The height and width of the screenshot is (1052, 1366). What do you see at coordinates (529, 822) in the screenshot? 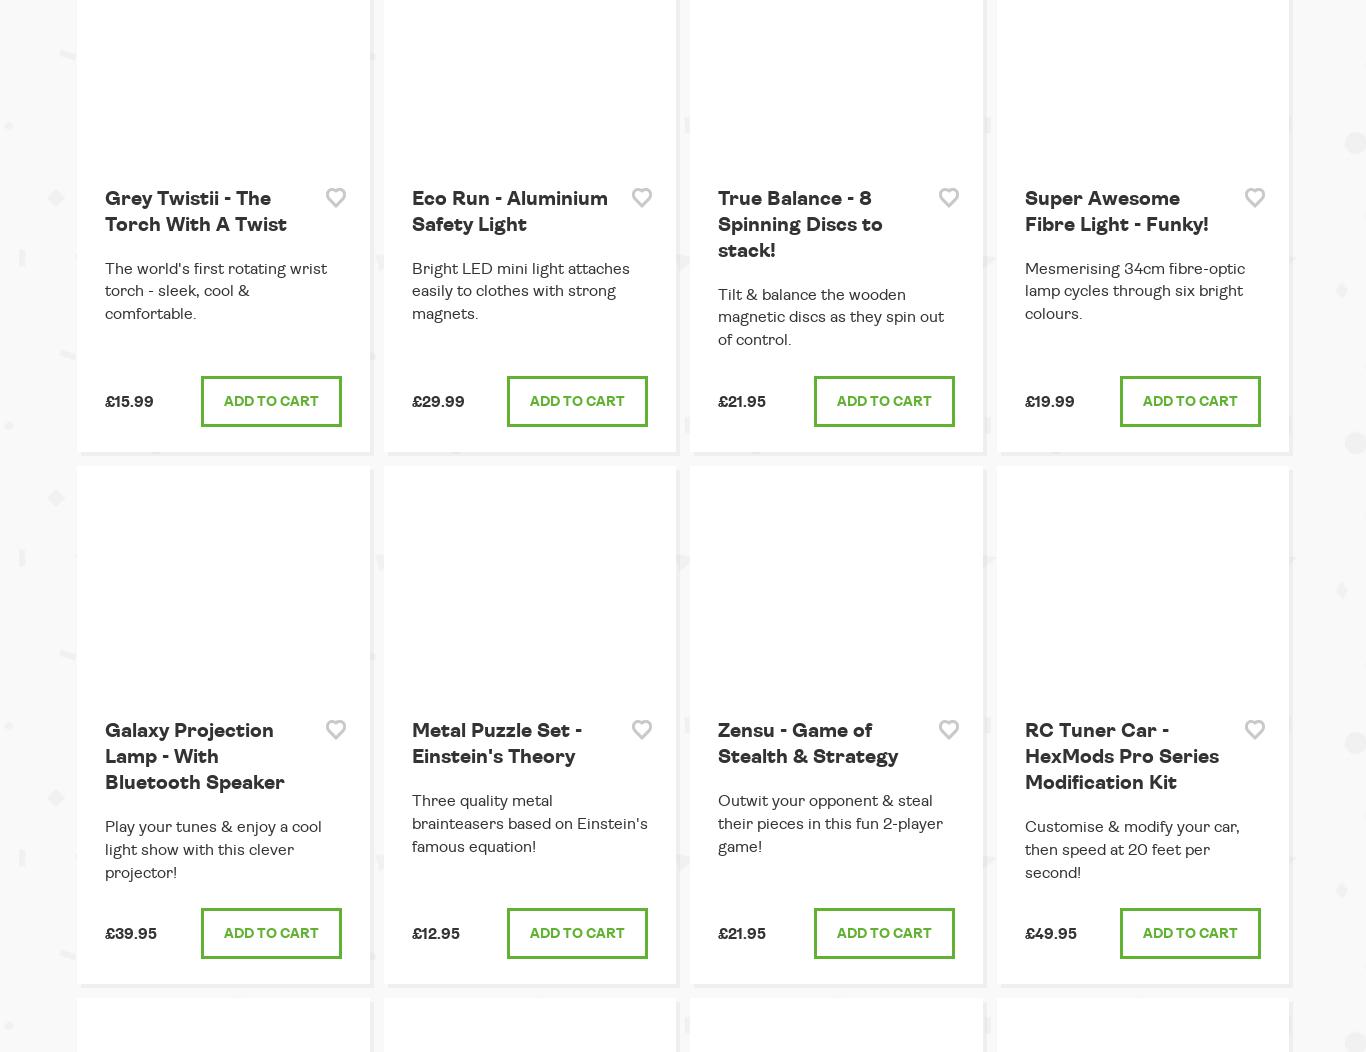
I see `'Three quality metal brainteasers based on Einstein's famous equation!'` at bounding box center [529, 822].